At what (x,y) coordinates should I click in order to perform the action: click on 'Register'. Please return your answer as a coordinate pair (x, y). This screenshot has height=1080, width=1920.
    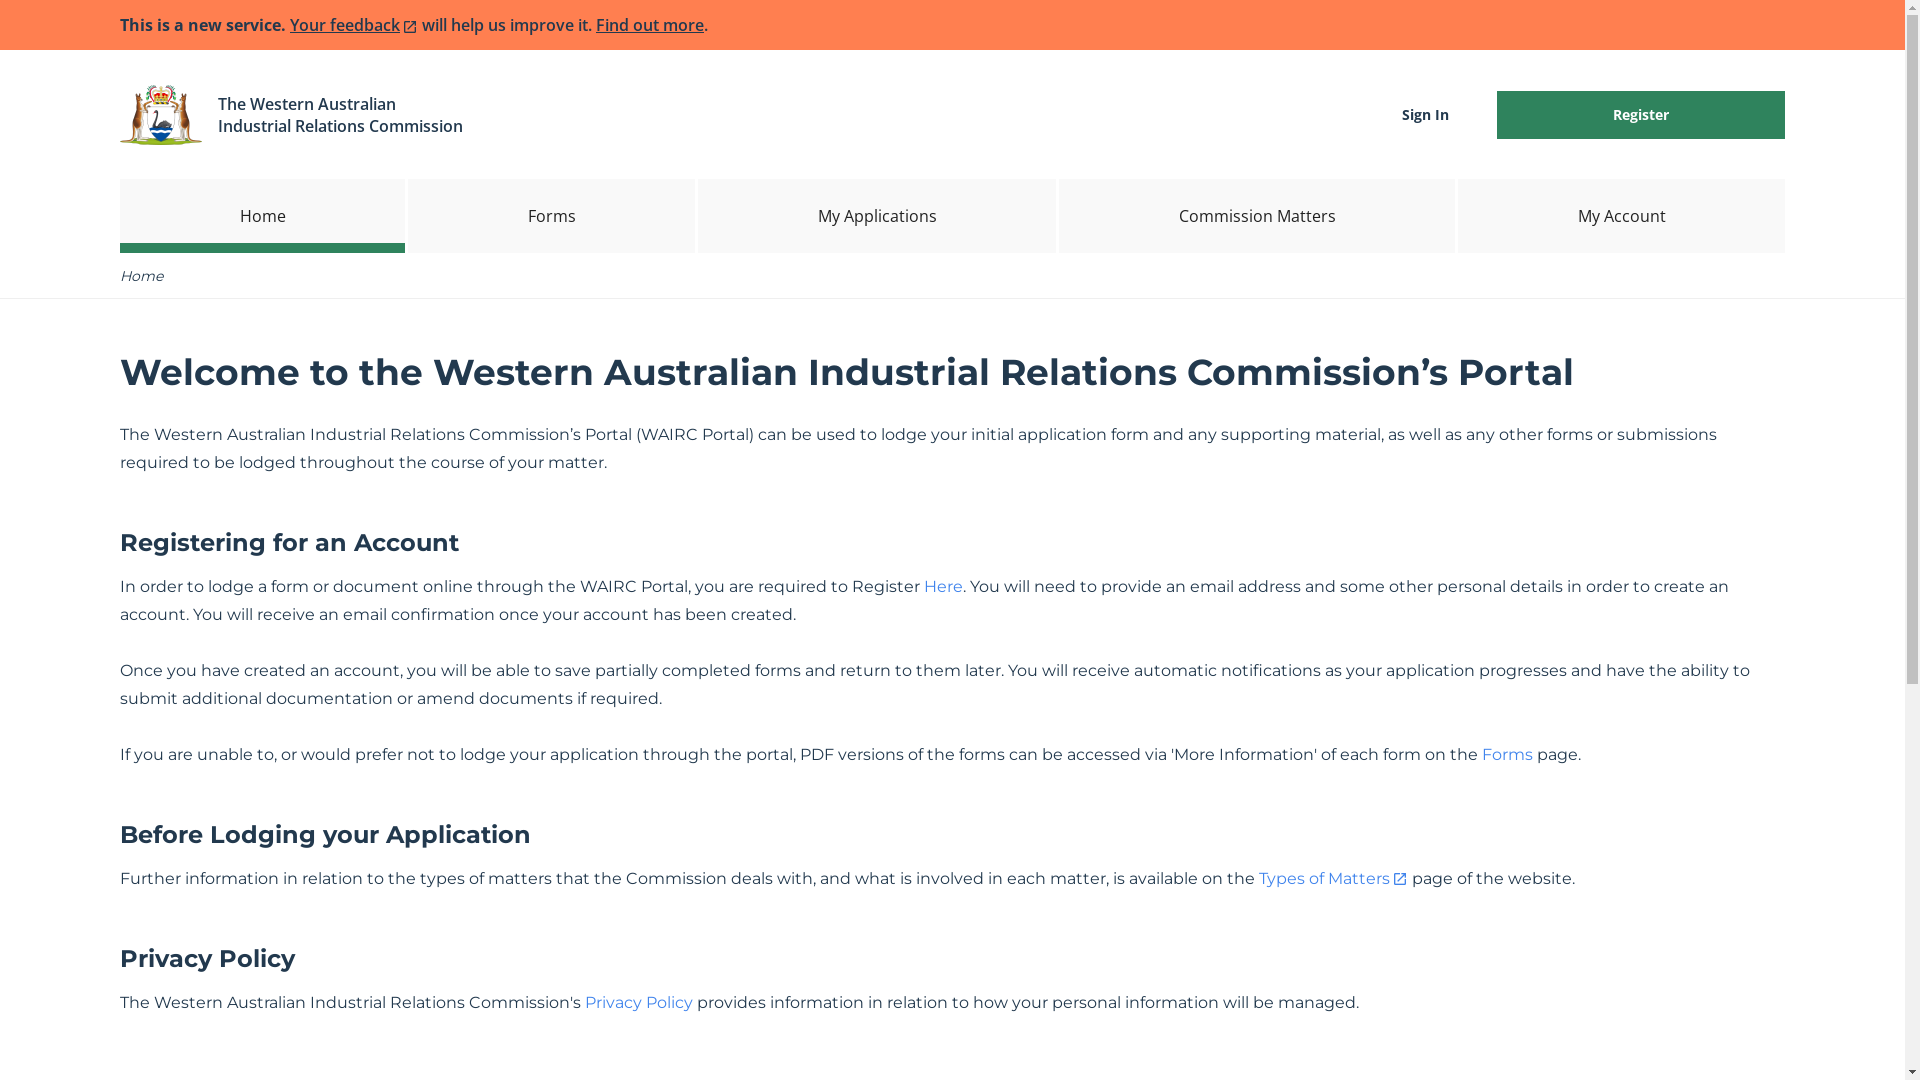
    Looking at the image, I should click on (1641, 115).